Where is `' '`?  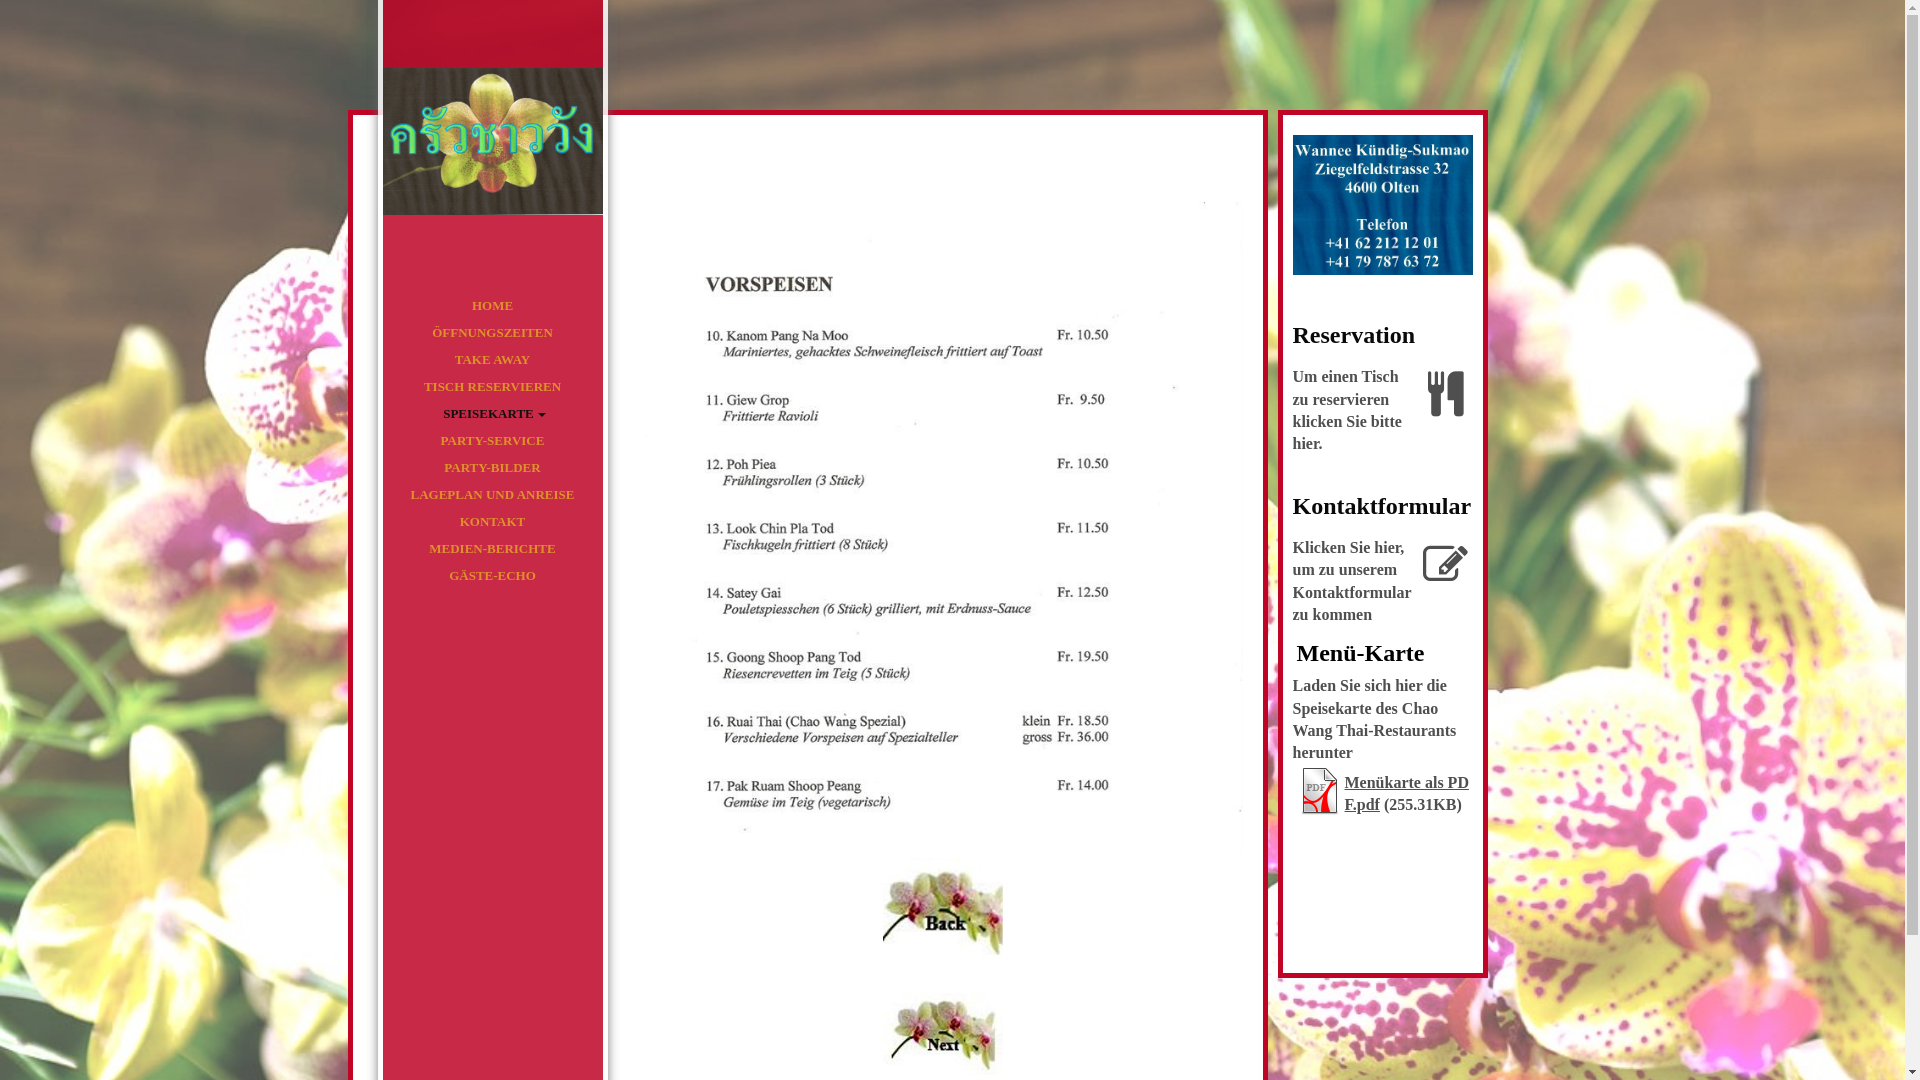 ' ' is located at coordinates (491, 138).